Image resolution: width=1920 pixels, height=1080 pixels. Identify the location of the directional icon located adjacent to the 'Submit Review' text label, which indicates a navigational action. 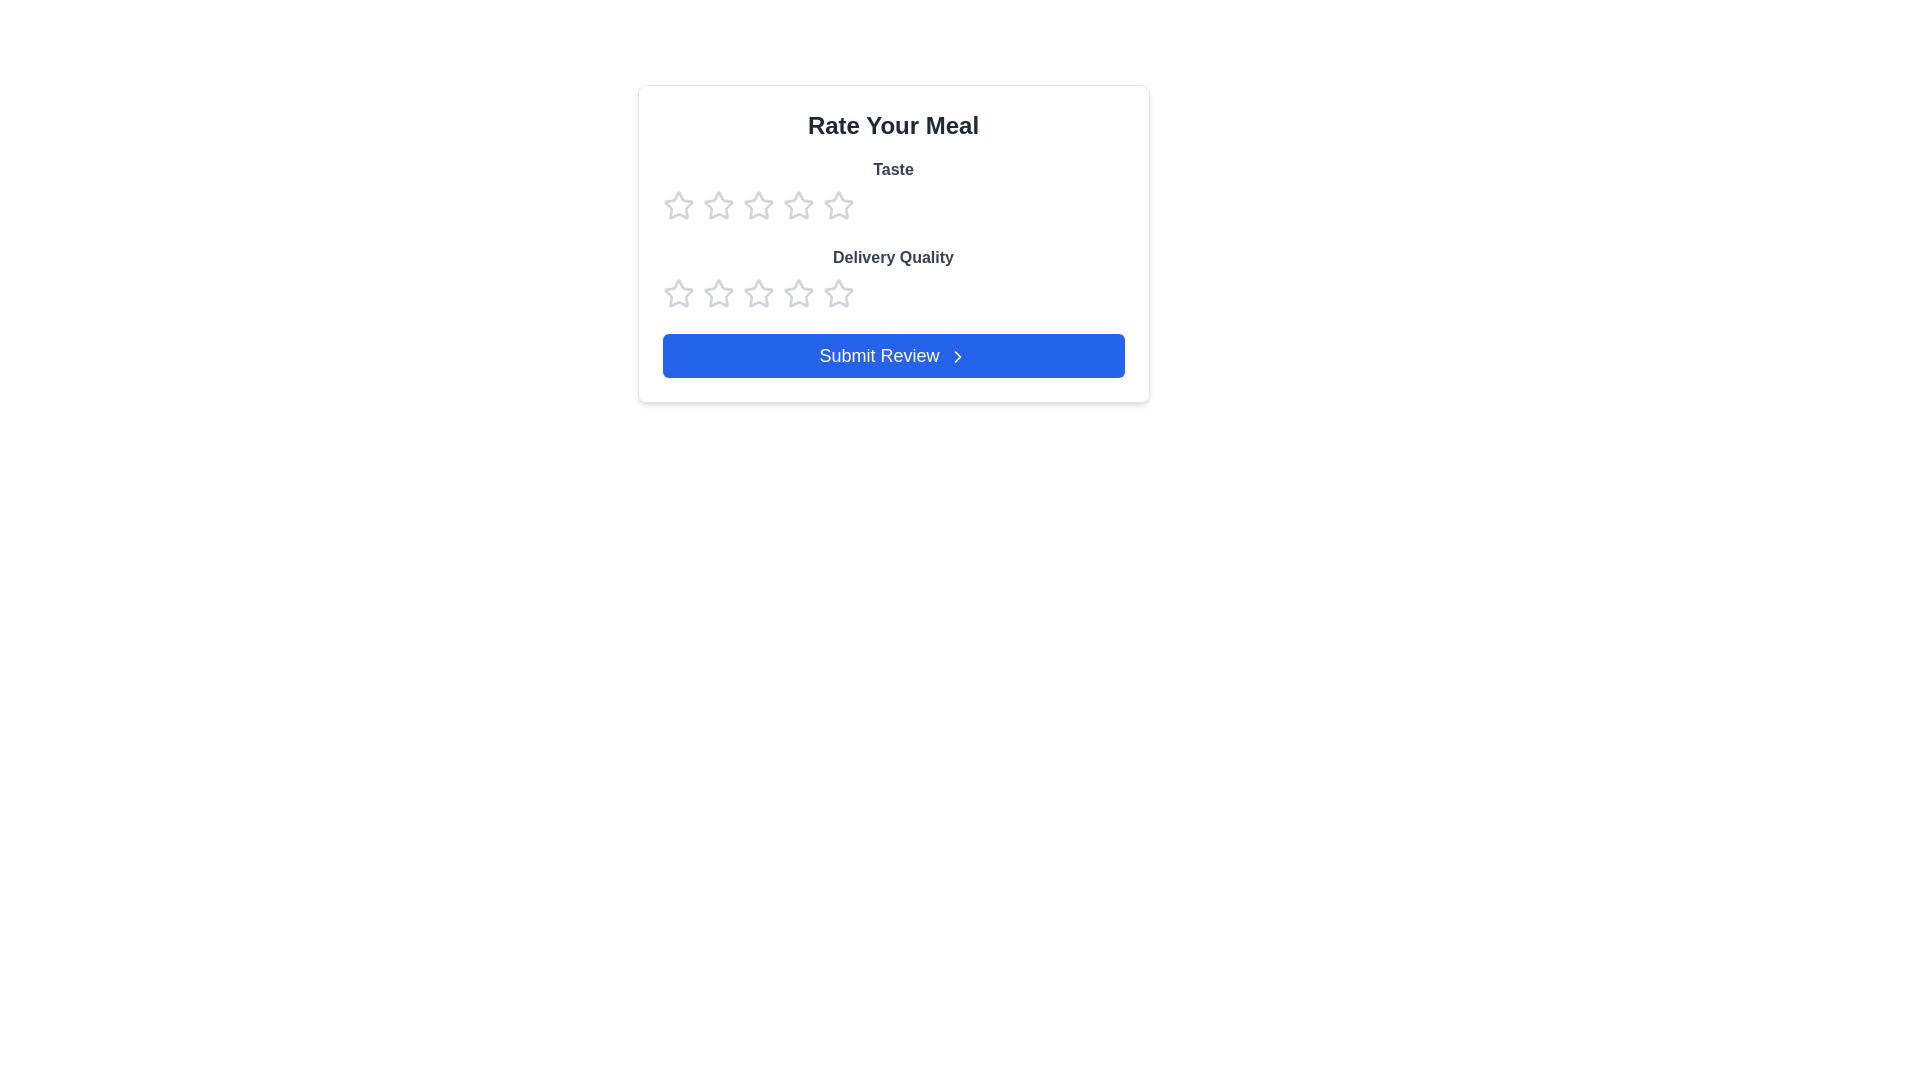
(956, 356).